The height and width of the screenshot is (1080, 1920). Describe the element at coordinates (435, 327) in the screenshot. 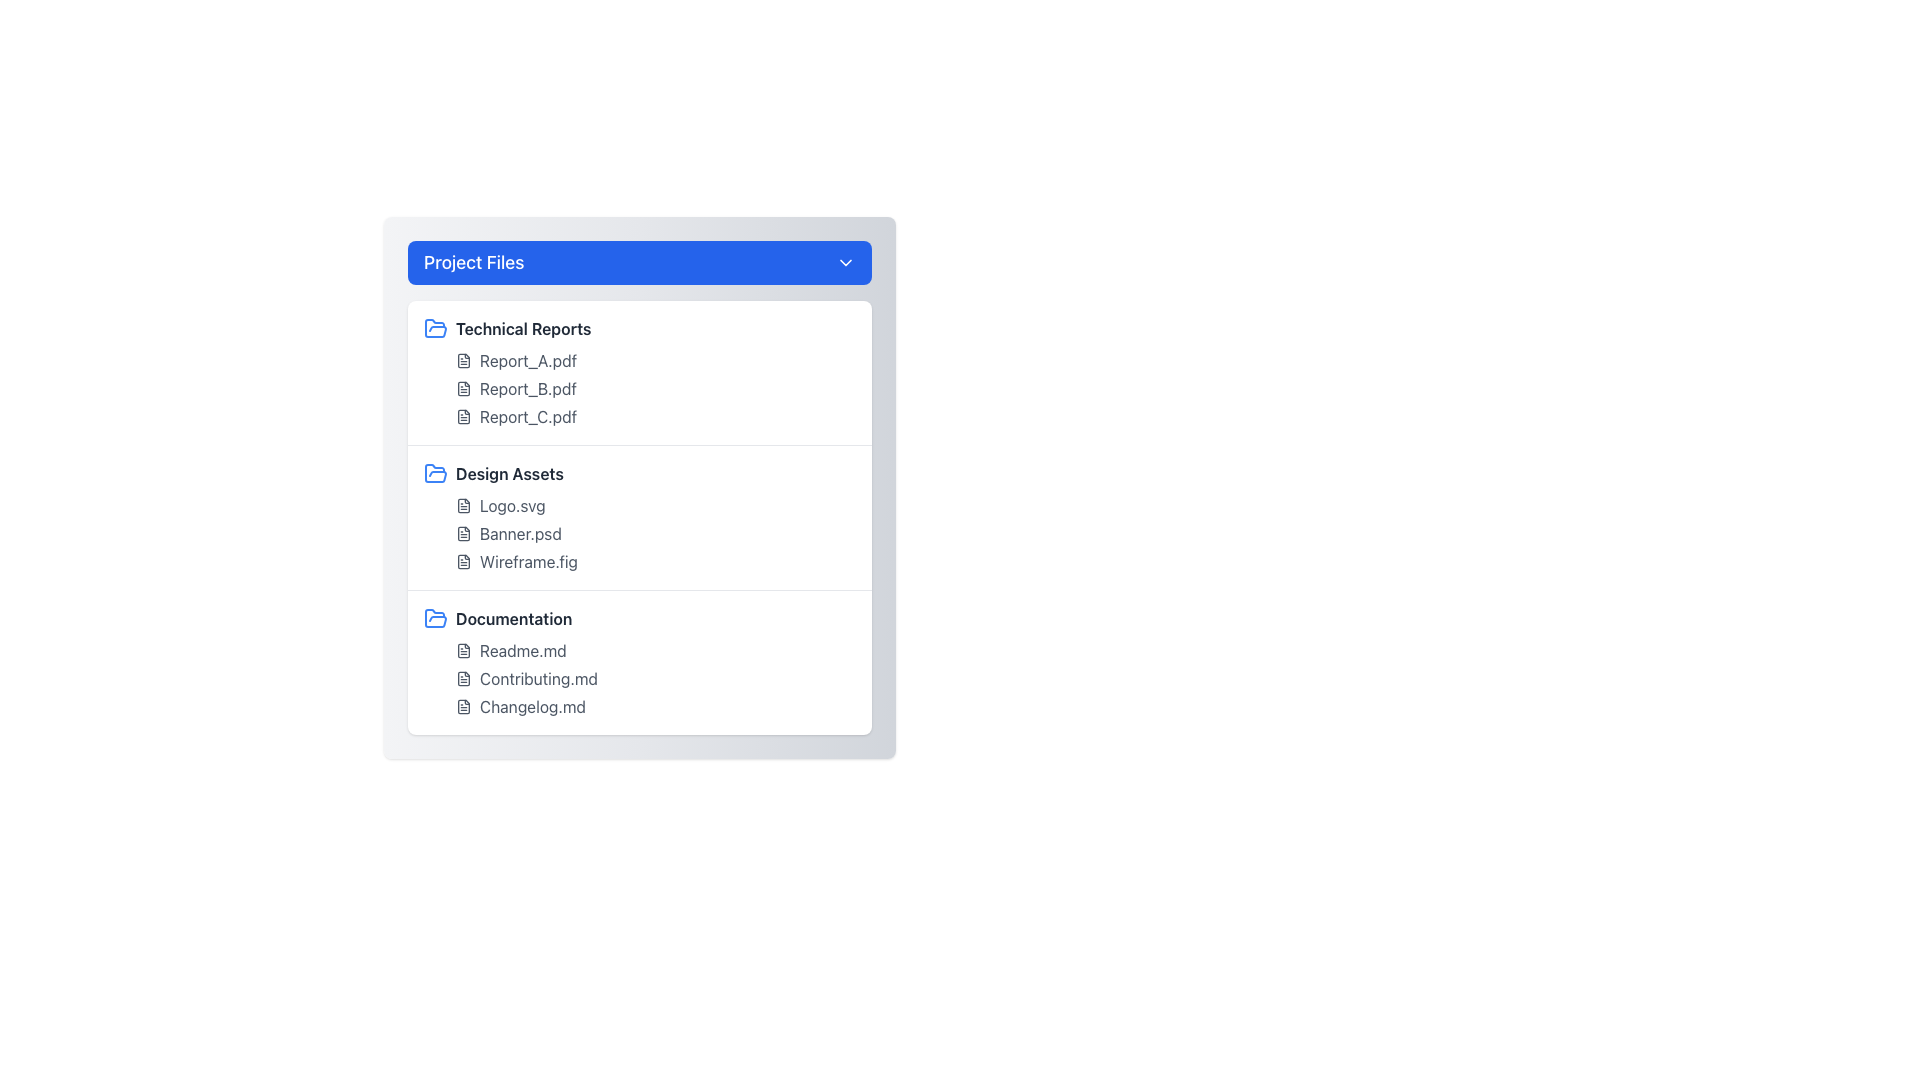

I see `the folder icon representing 'Technical Reports' located to the left of the text in the 'Project Files' section` at that location.